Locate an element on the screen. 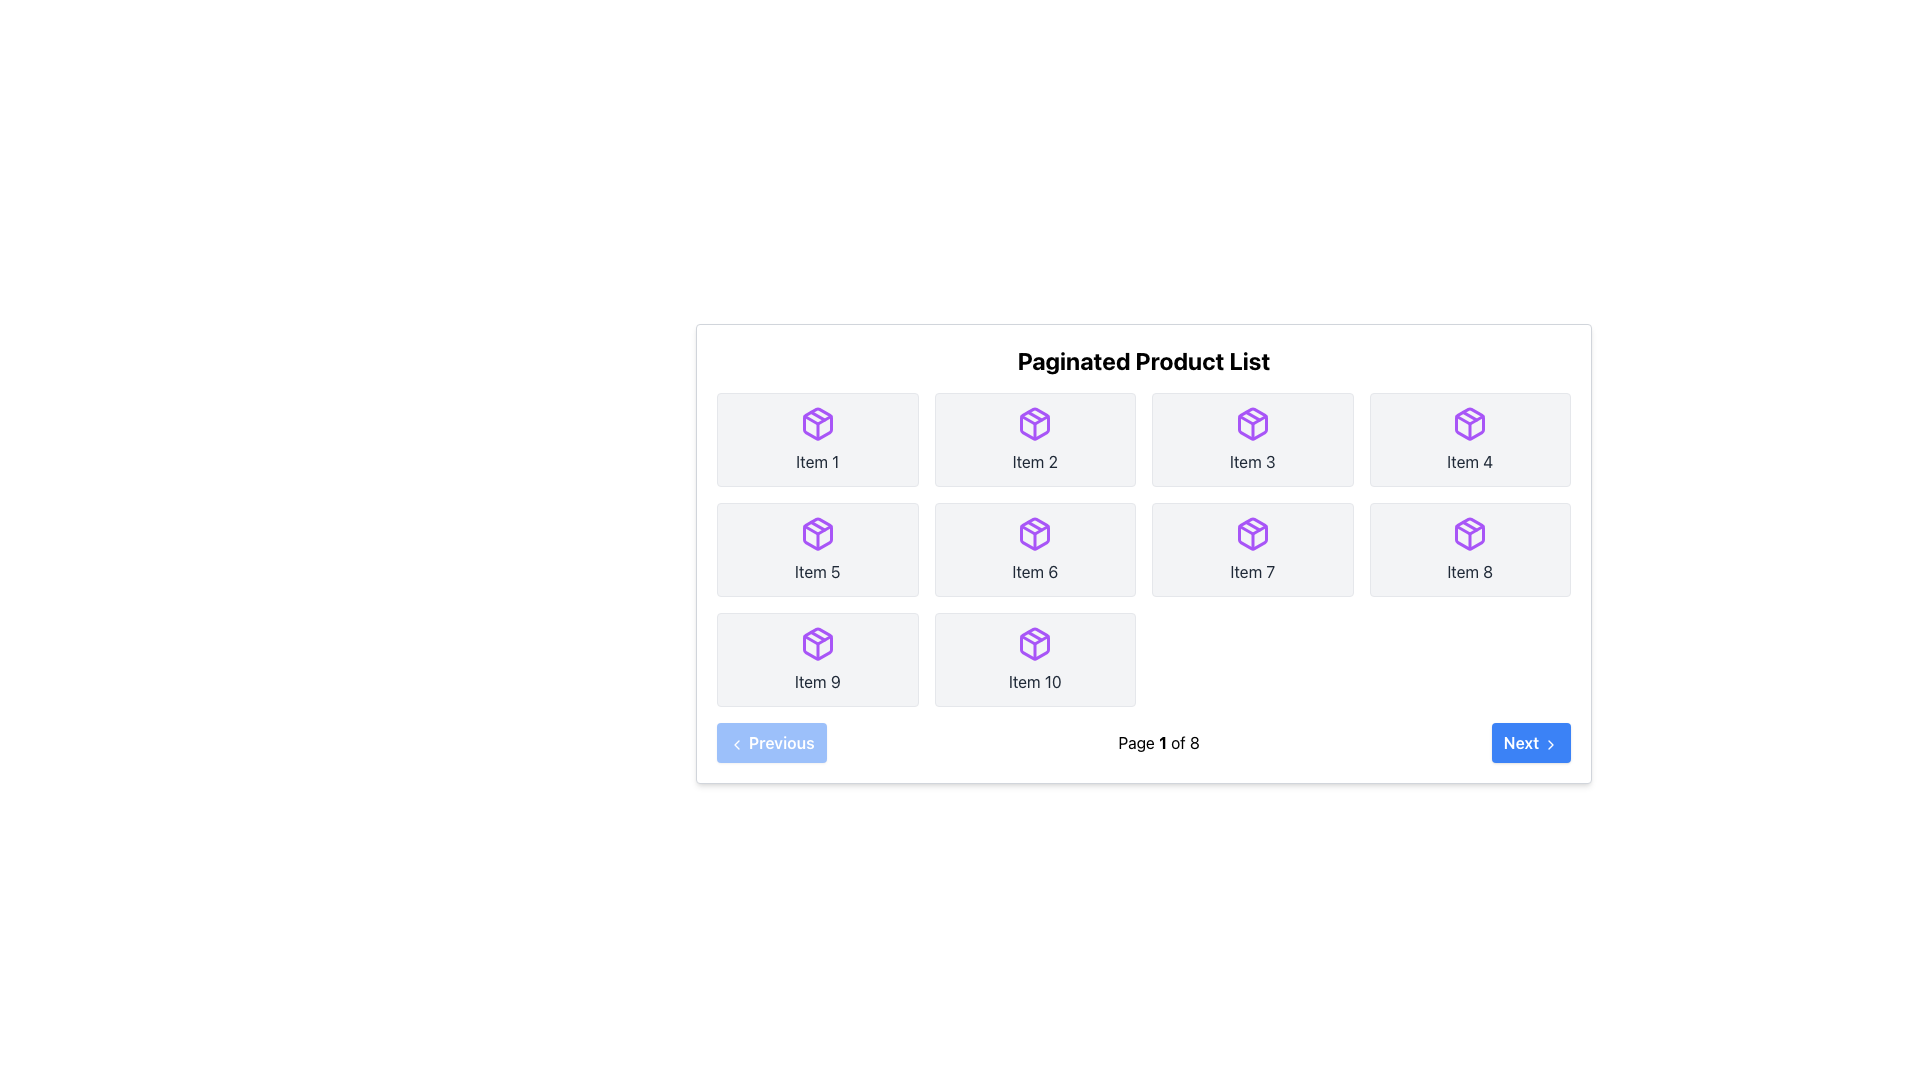  the icon representing 'Item 5' located in the second row and first column of the grid layout is located at coordinates (817, 532).